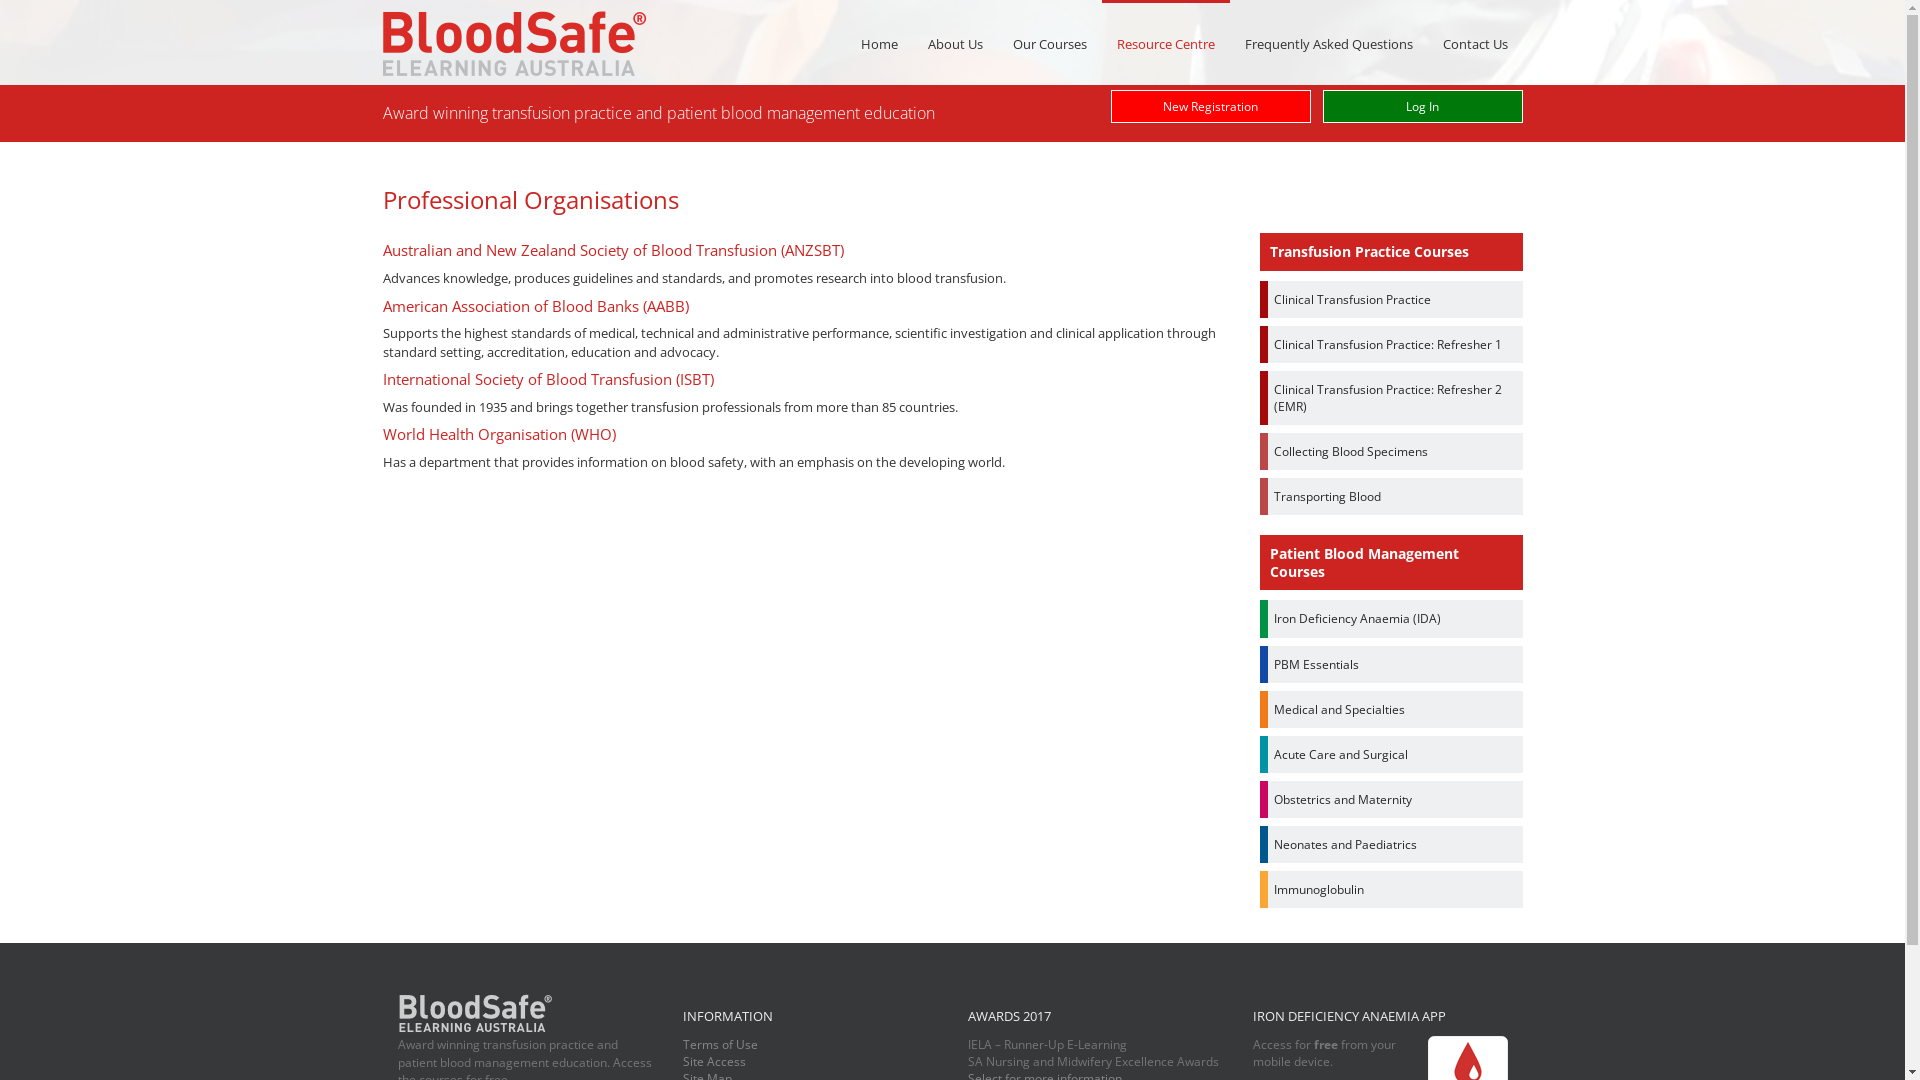 This screenshot has height=1080, width=1920. I want to click on 'Our Courses', so click(1049, 43).